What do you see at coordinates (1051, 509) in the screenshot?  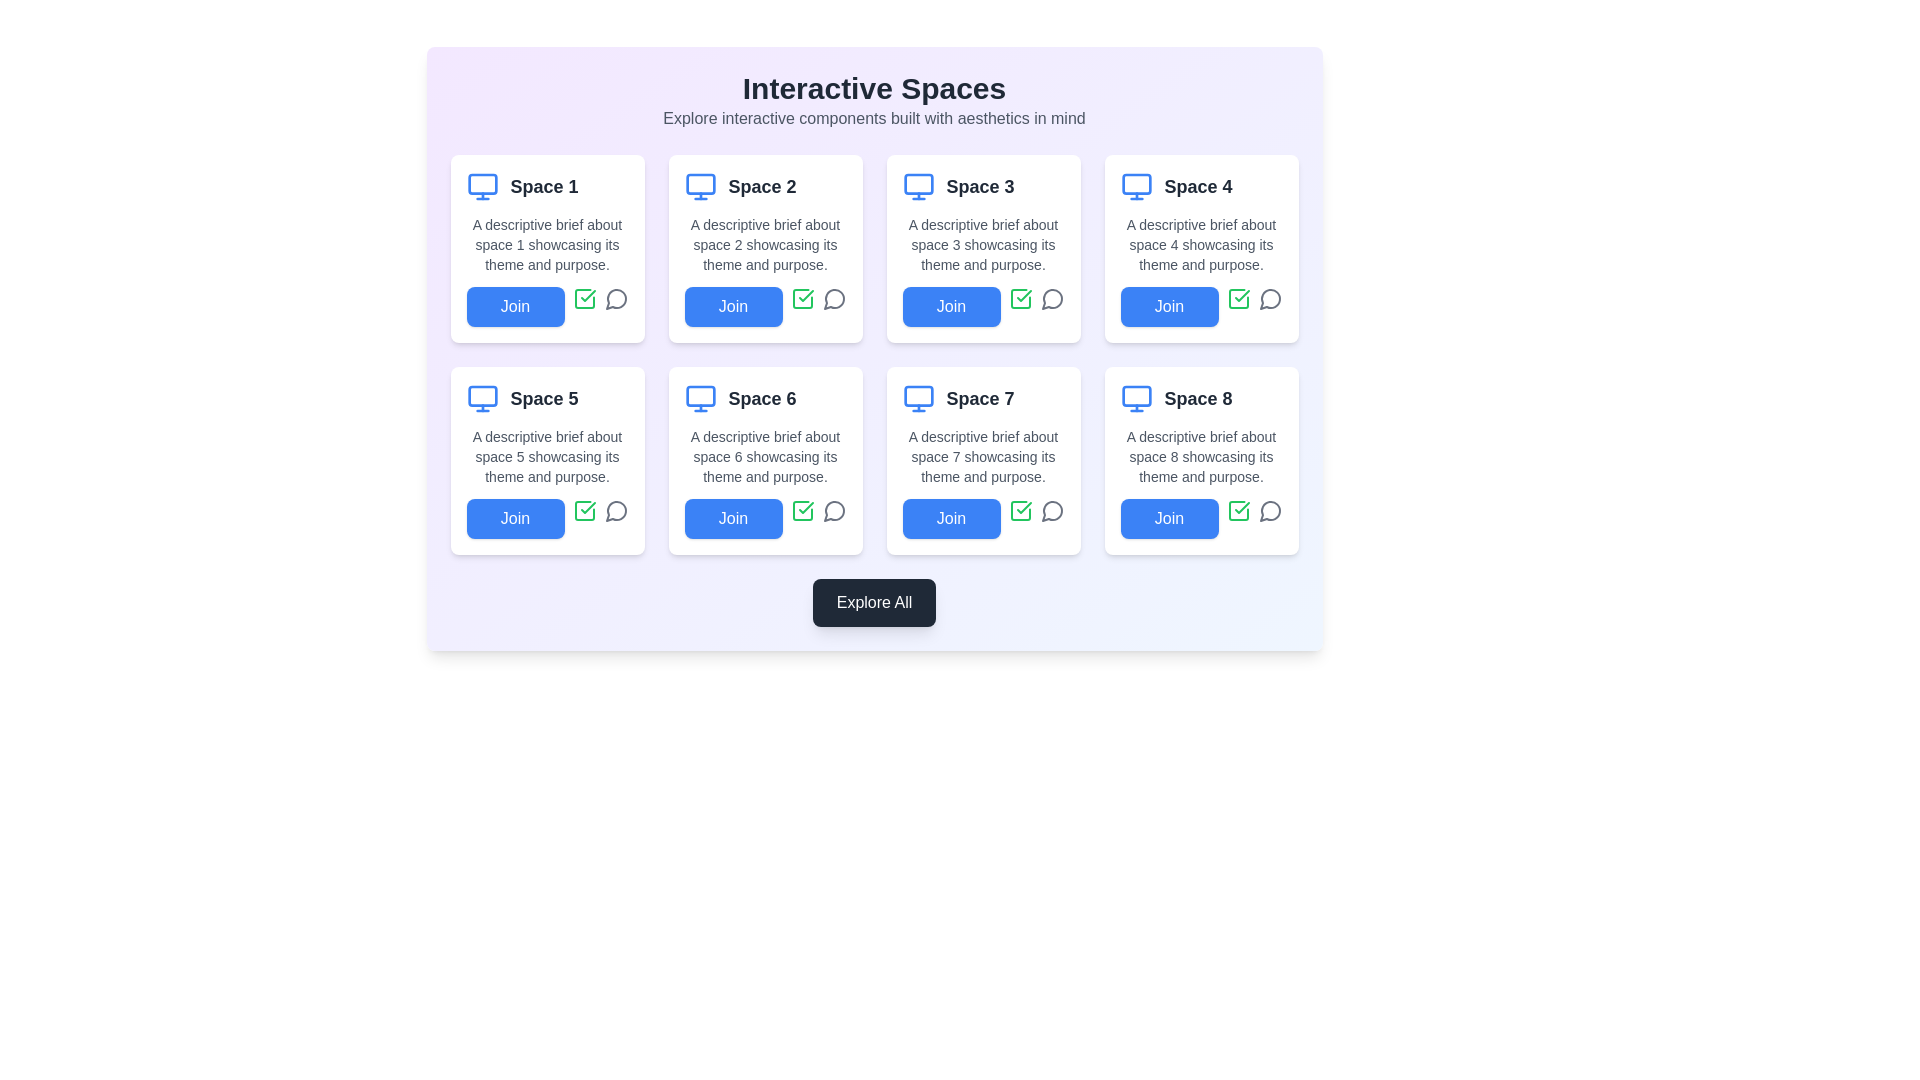 I see `the light gray circular speech bubble icon, which is the third icon in a horizontal row` at bounding box center [1051, 509].